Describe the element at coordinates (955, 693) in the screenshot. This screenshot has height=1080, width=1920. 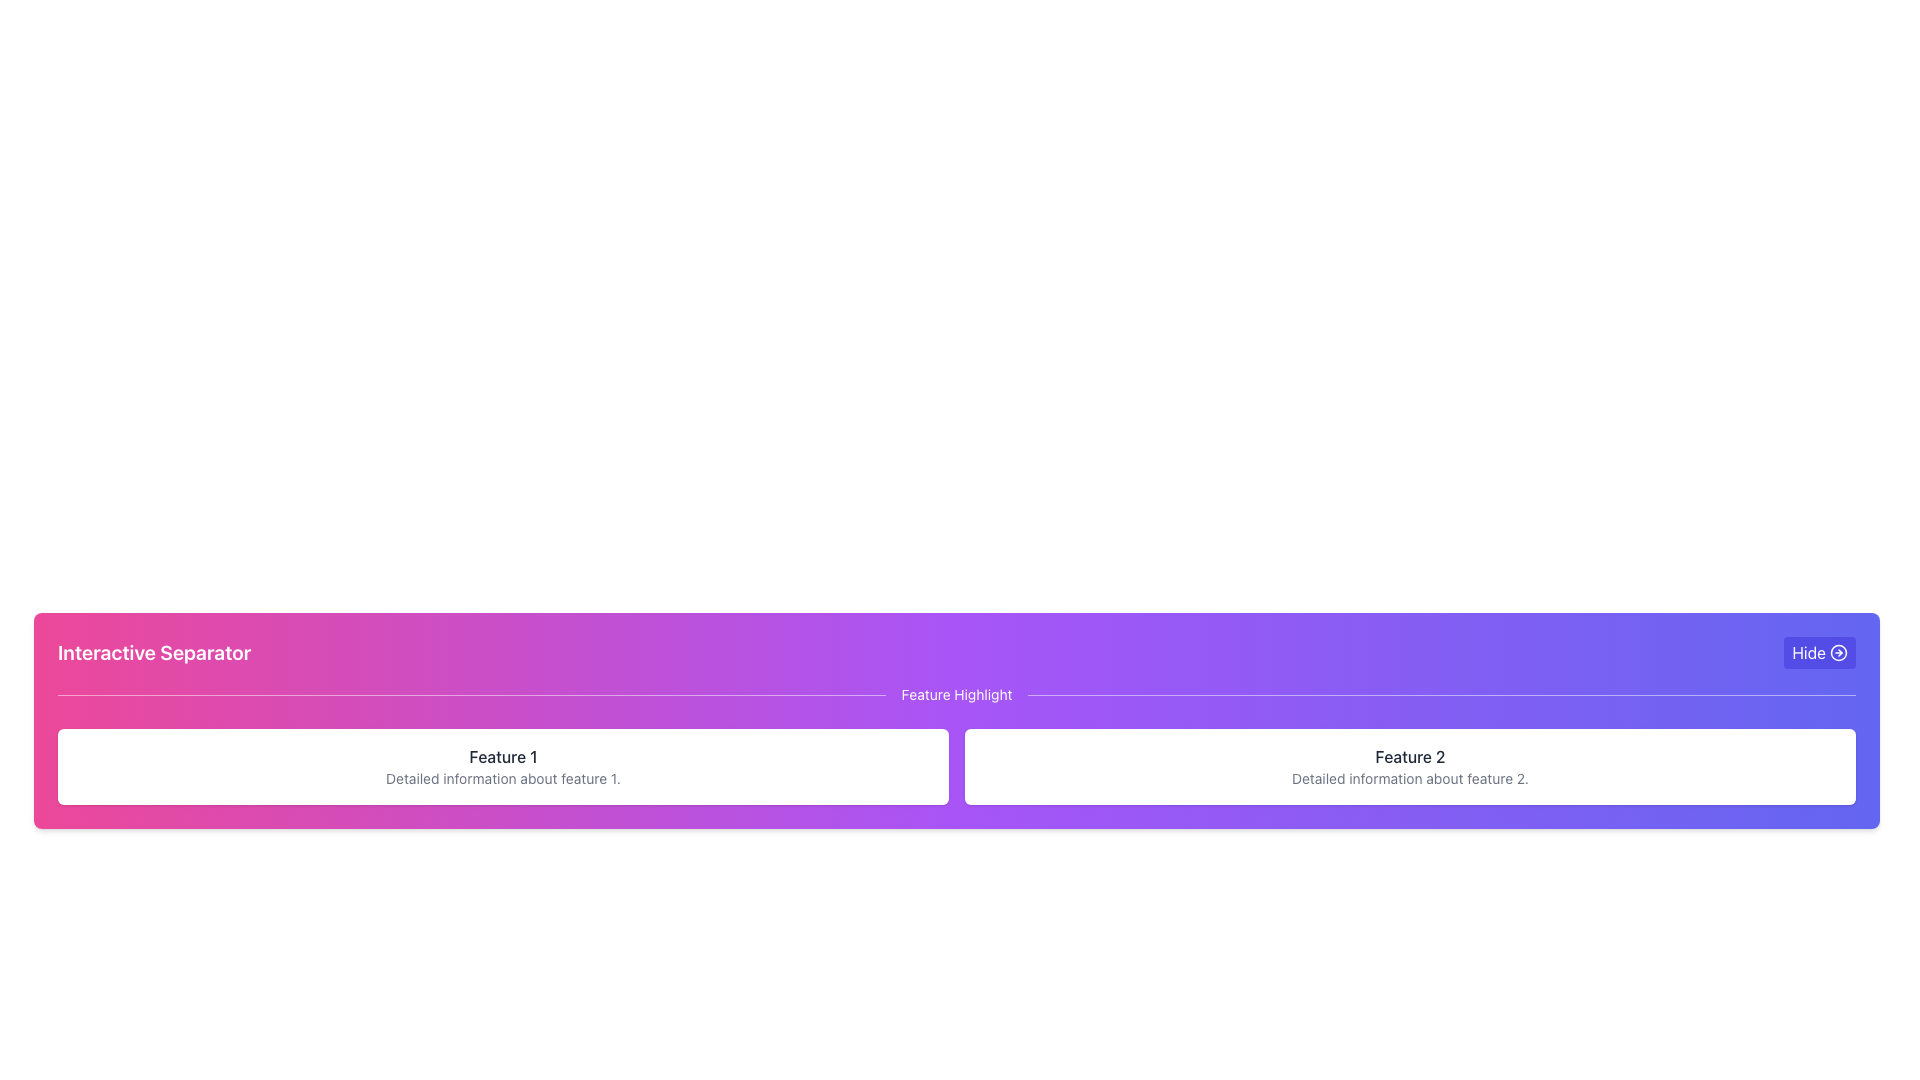
I see `the static label that indicates a highlighted feature or section, located in the central section of the purple gradient area` at that location.